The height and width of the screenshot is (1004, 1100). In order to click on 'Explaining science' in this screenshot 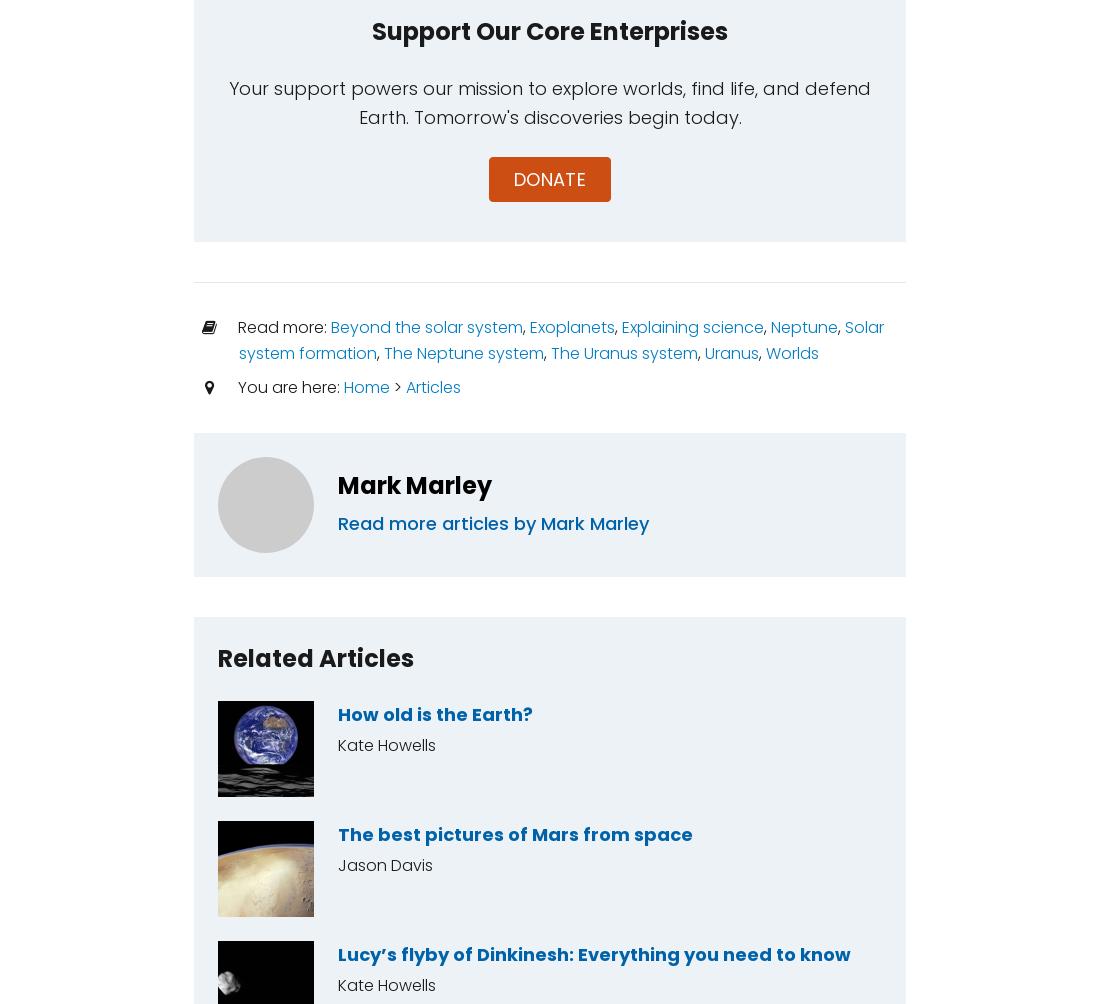, I will do `click(620, 326)`.